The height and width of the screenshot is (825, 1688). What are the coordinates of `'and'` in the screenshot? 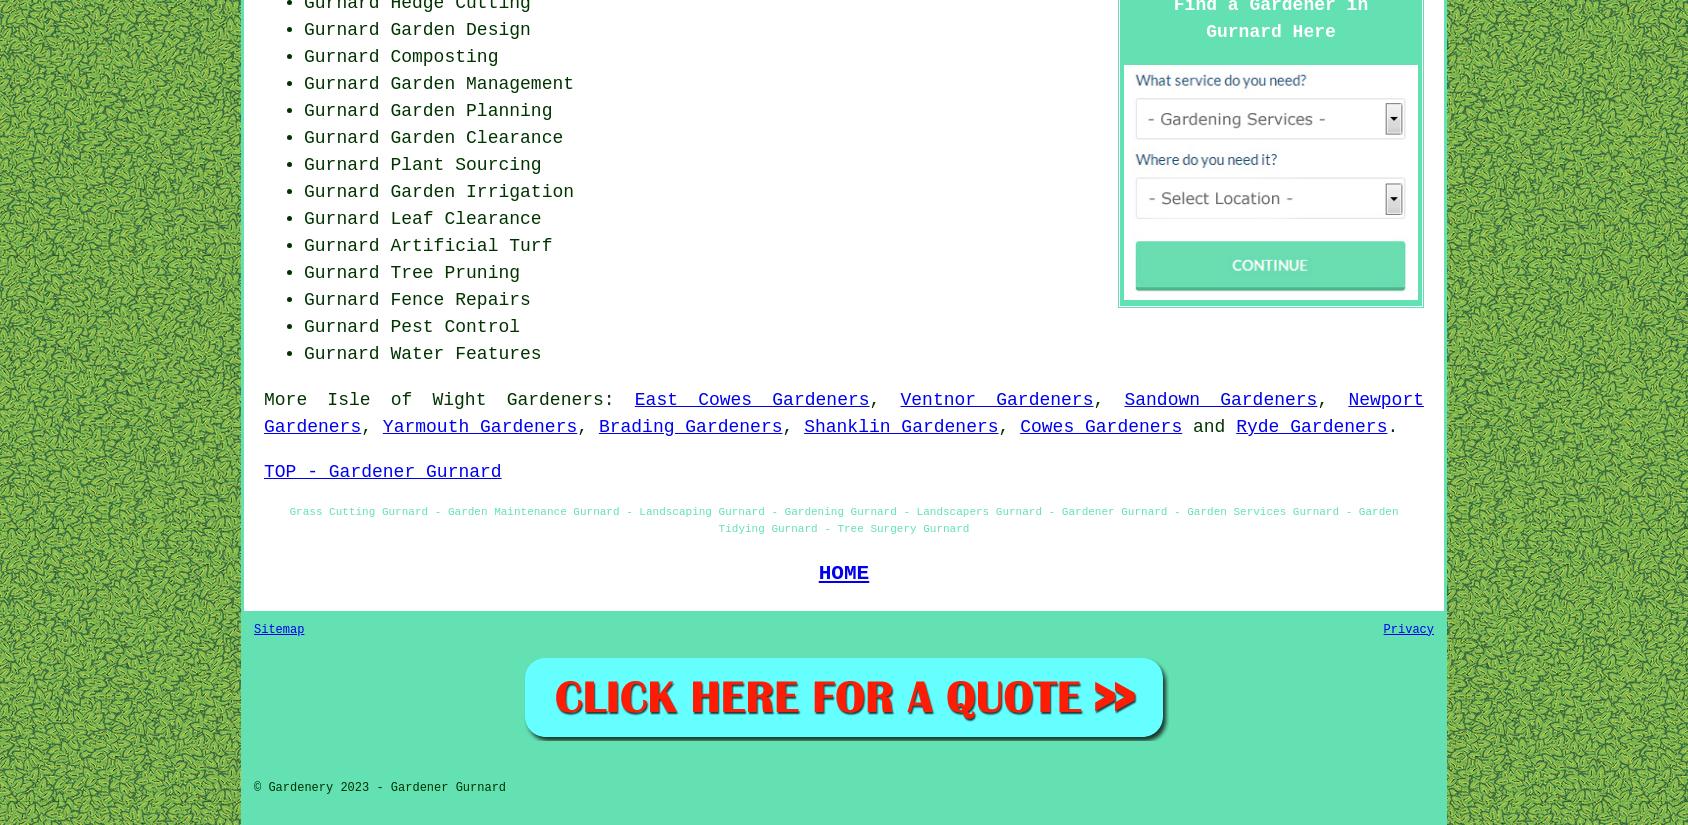 It's located at (1208, 427).